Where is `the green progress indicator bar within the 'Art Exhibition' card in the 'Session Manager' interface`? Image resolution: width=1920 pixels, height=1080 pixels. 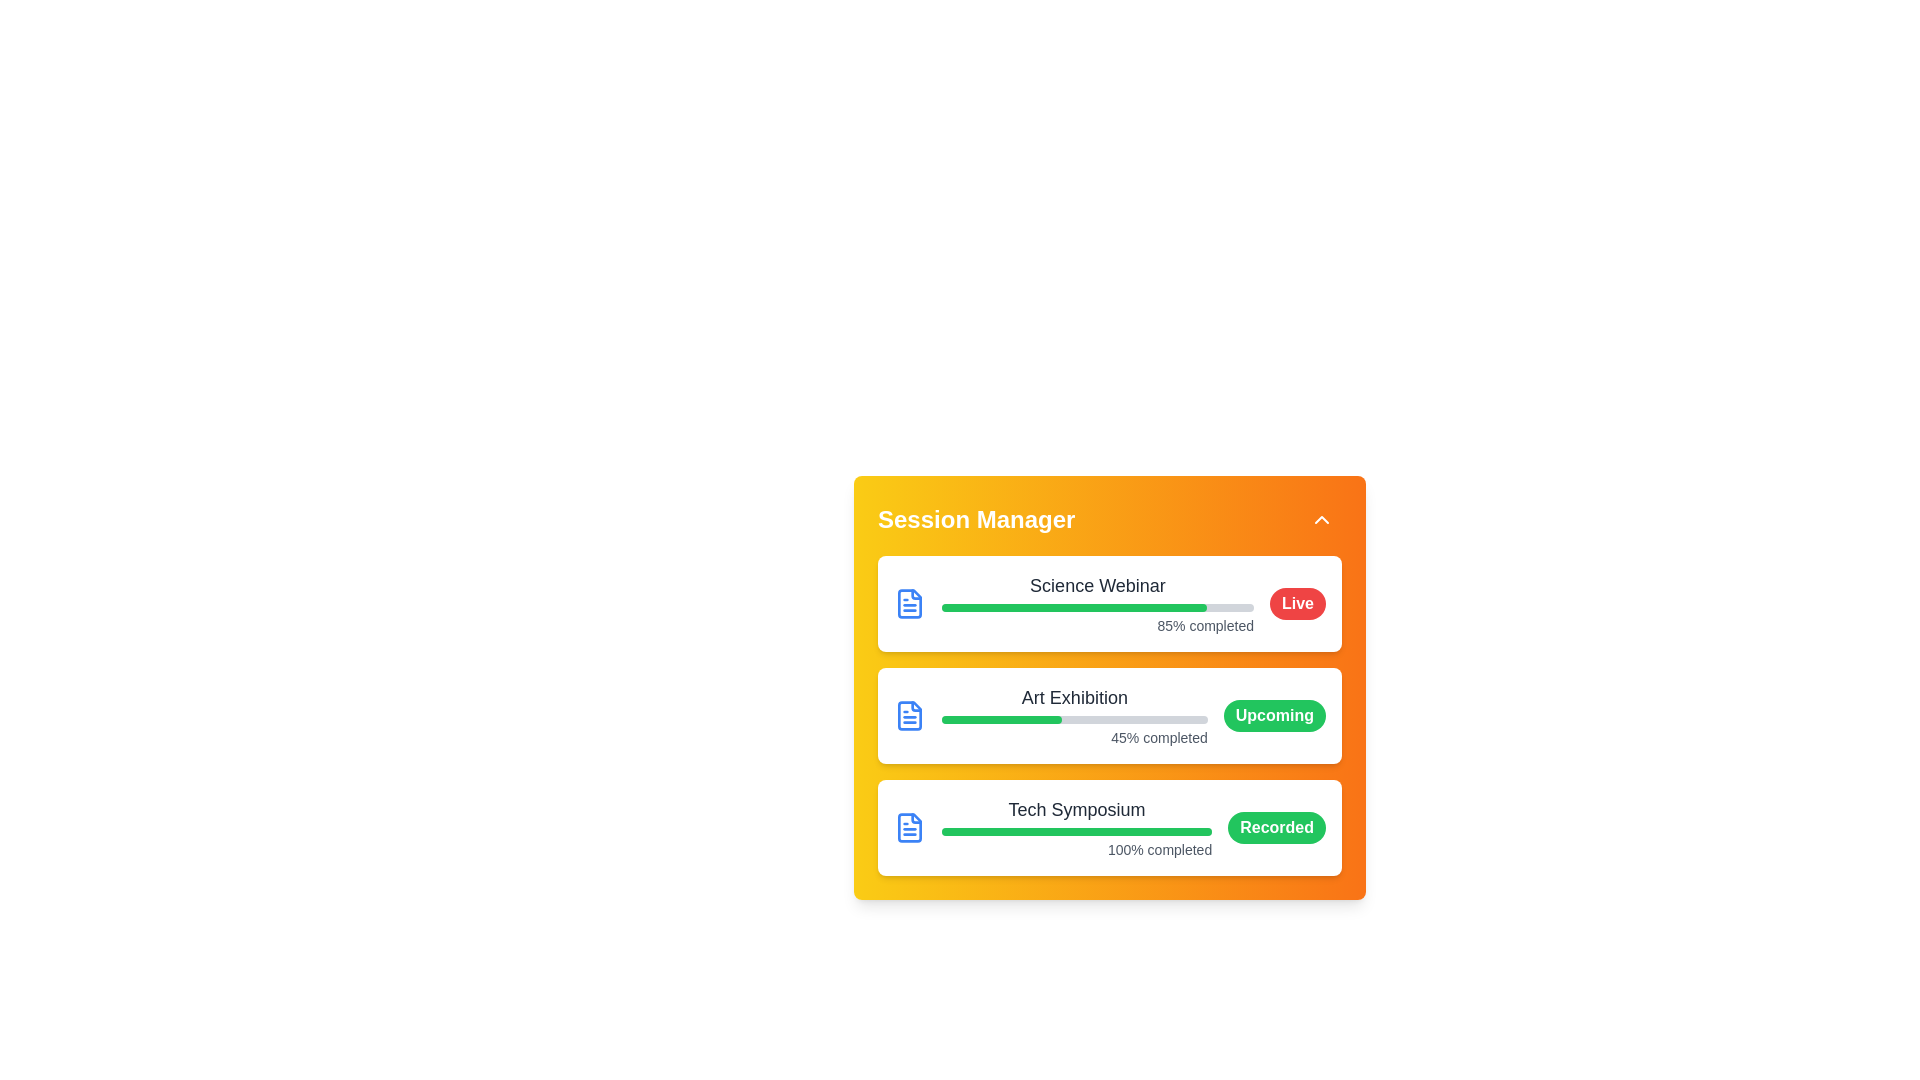
the green progress indicator bar within the 'Art Exhibition' card in the 'Session Manager' interface is located at coordinates (1001, 720).